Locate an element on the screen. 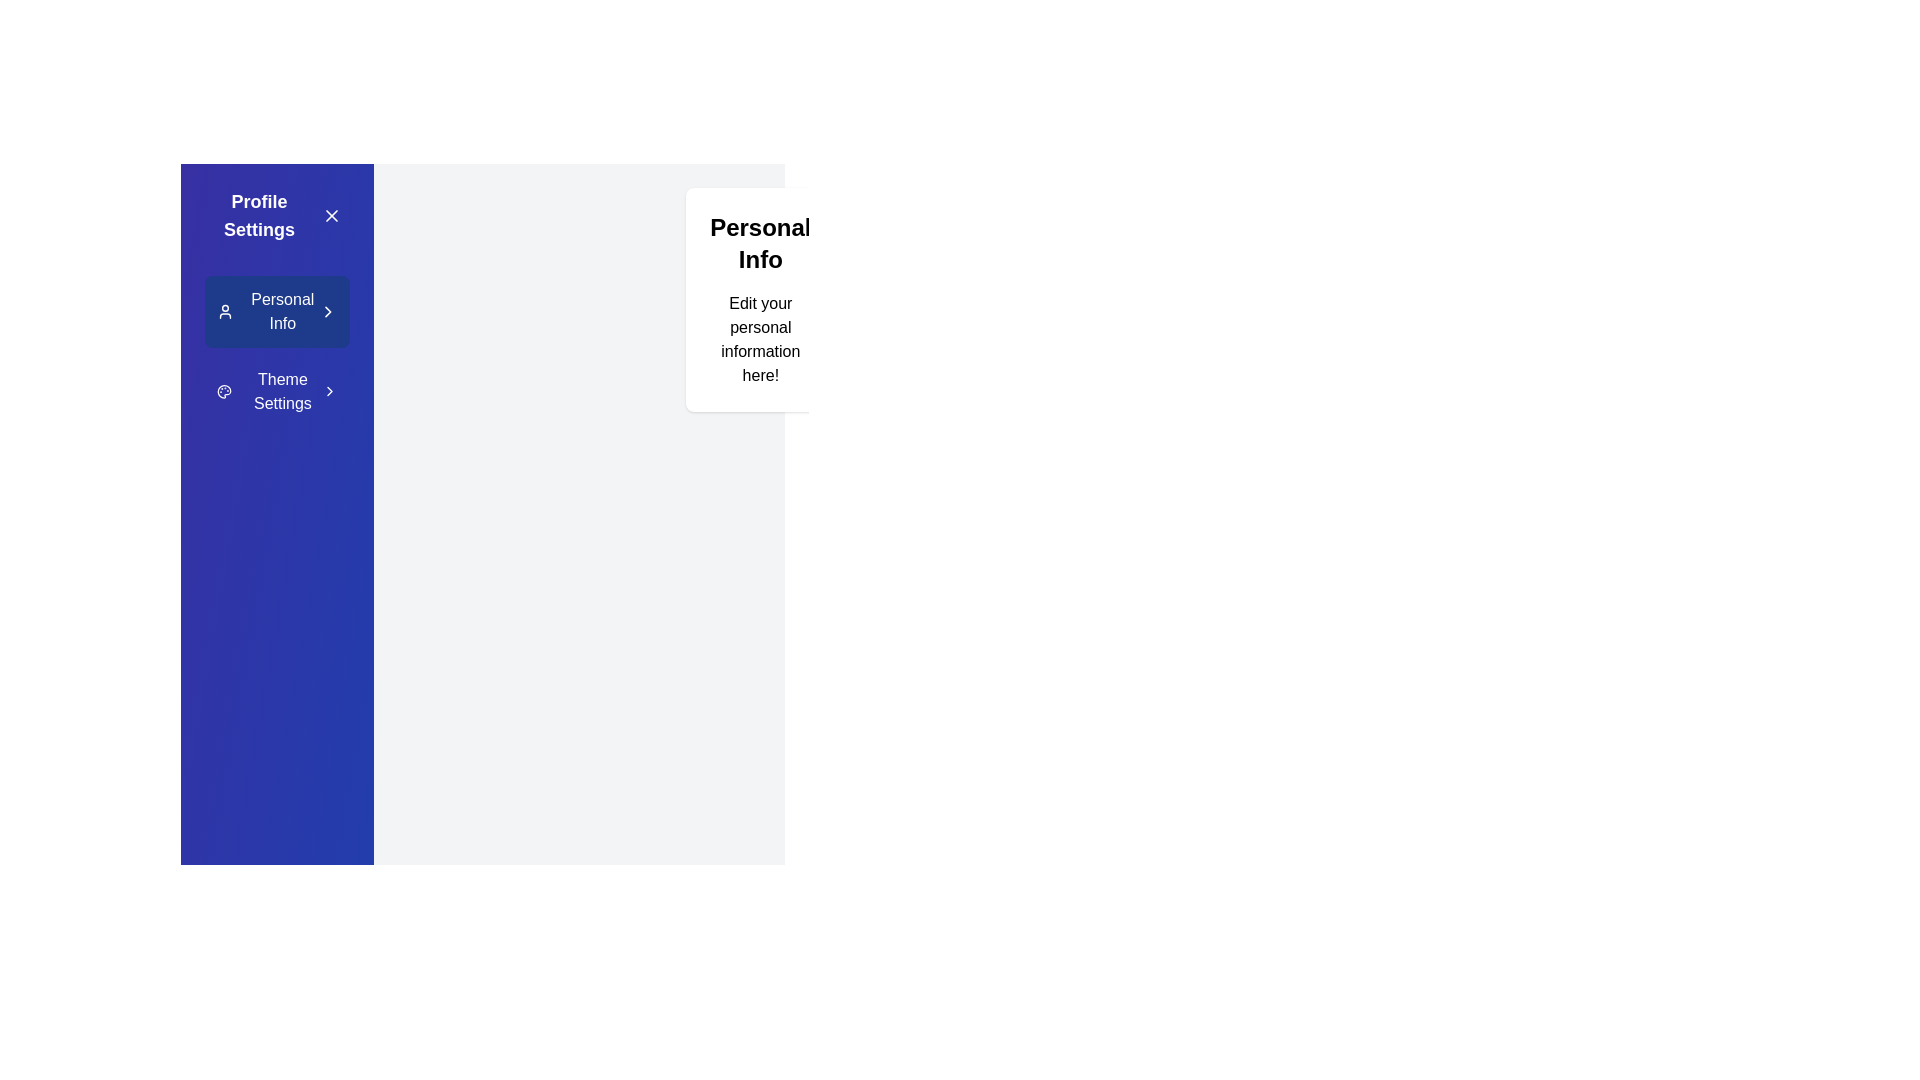 The height and width of the screenshot is (1080, 1920). the chevron arrow icon styled in white on a blue background located on the far right side of the 'Theme Settings' row under the 'Profile Settings' panel is located at coordinates (329, 392).